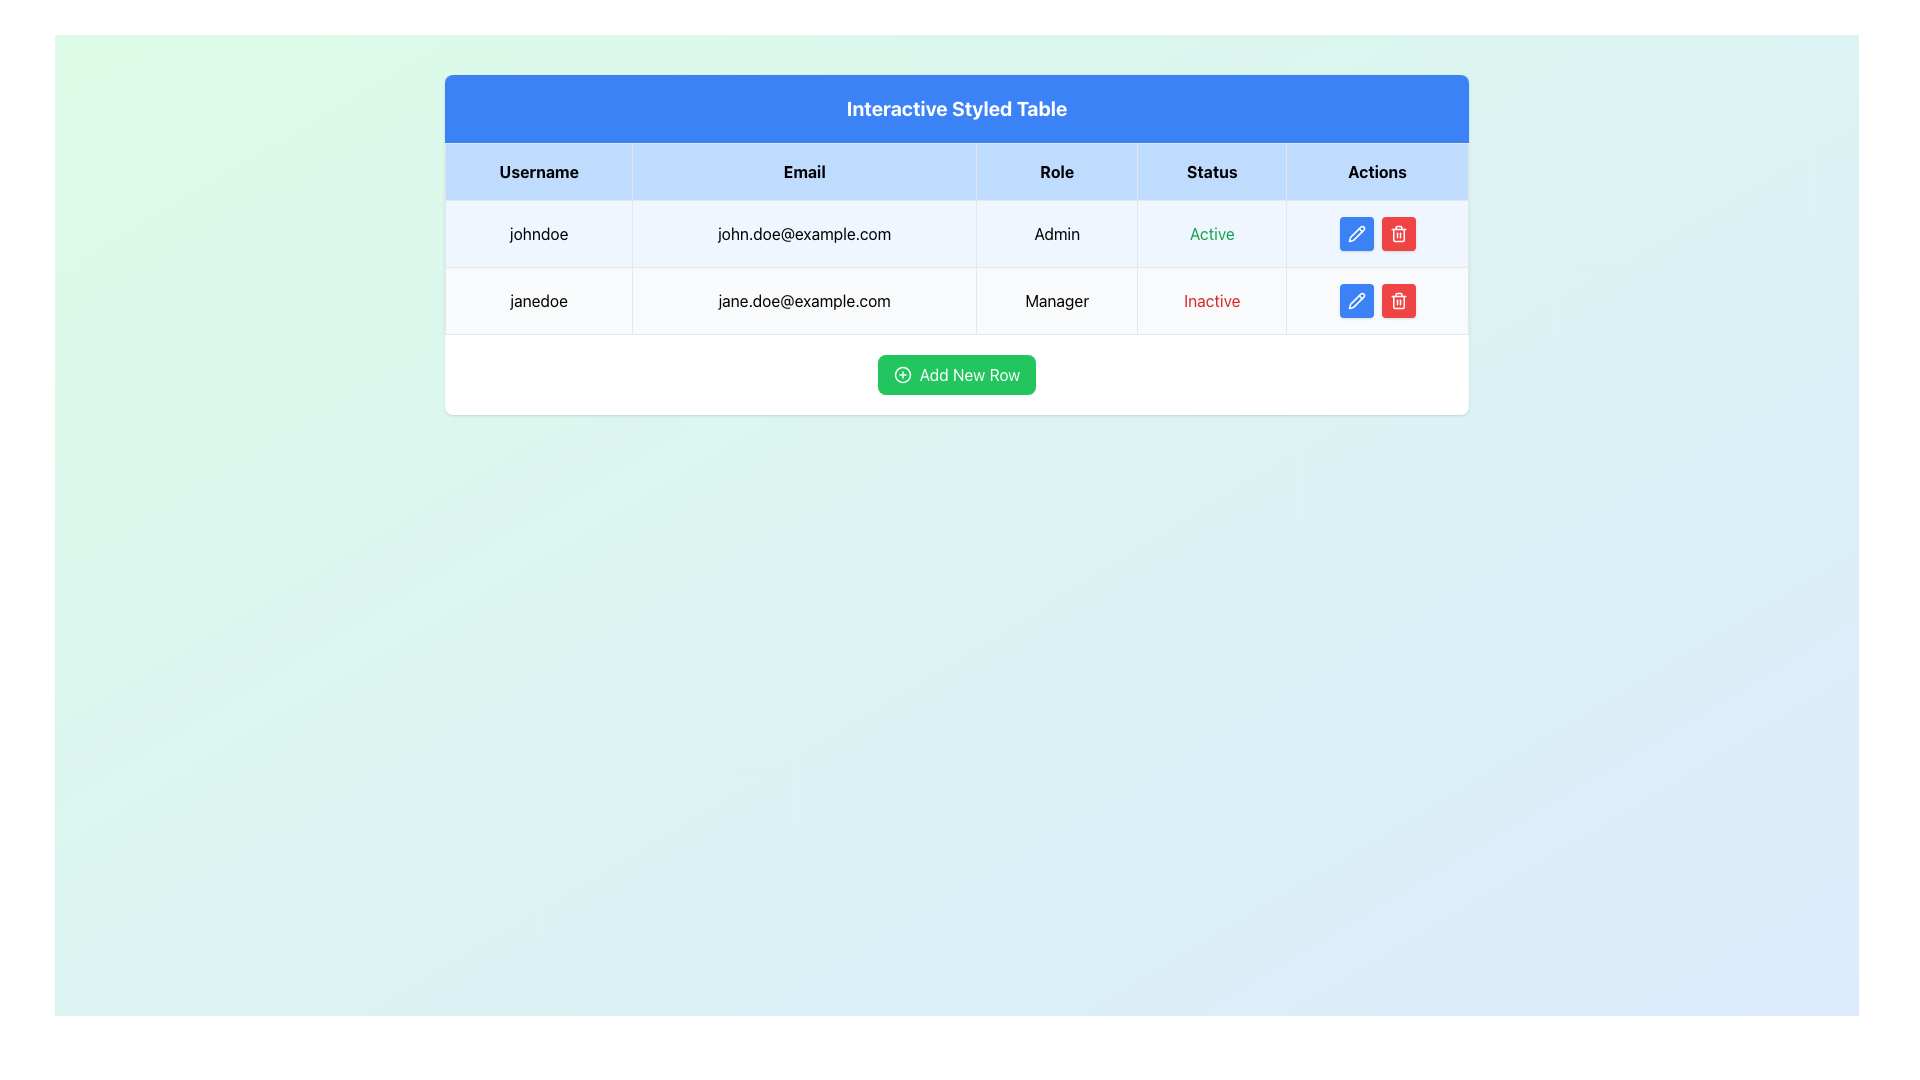 The image size is (1920, 1080). Describe the element at coordinates (804, 171) in the screenshot. I see `the 'Email' column header cell in the table, which is the second cell in the header row, positioned between the 'Username' and 'Role' cells` at that location.